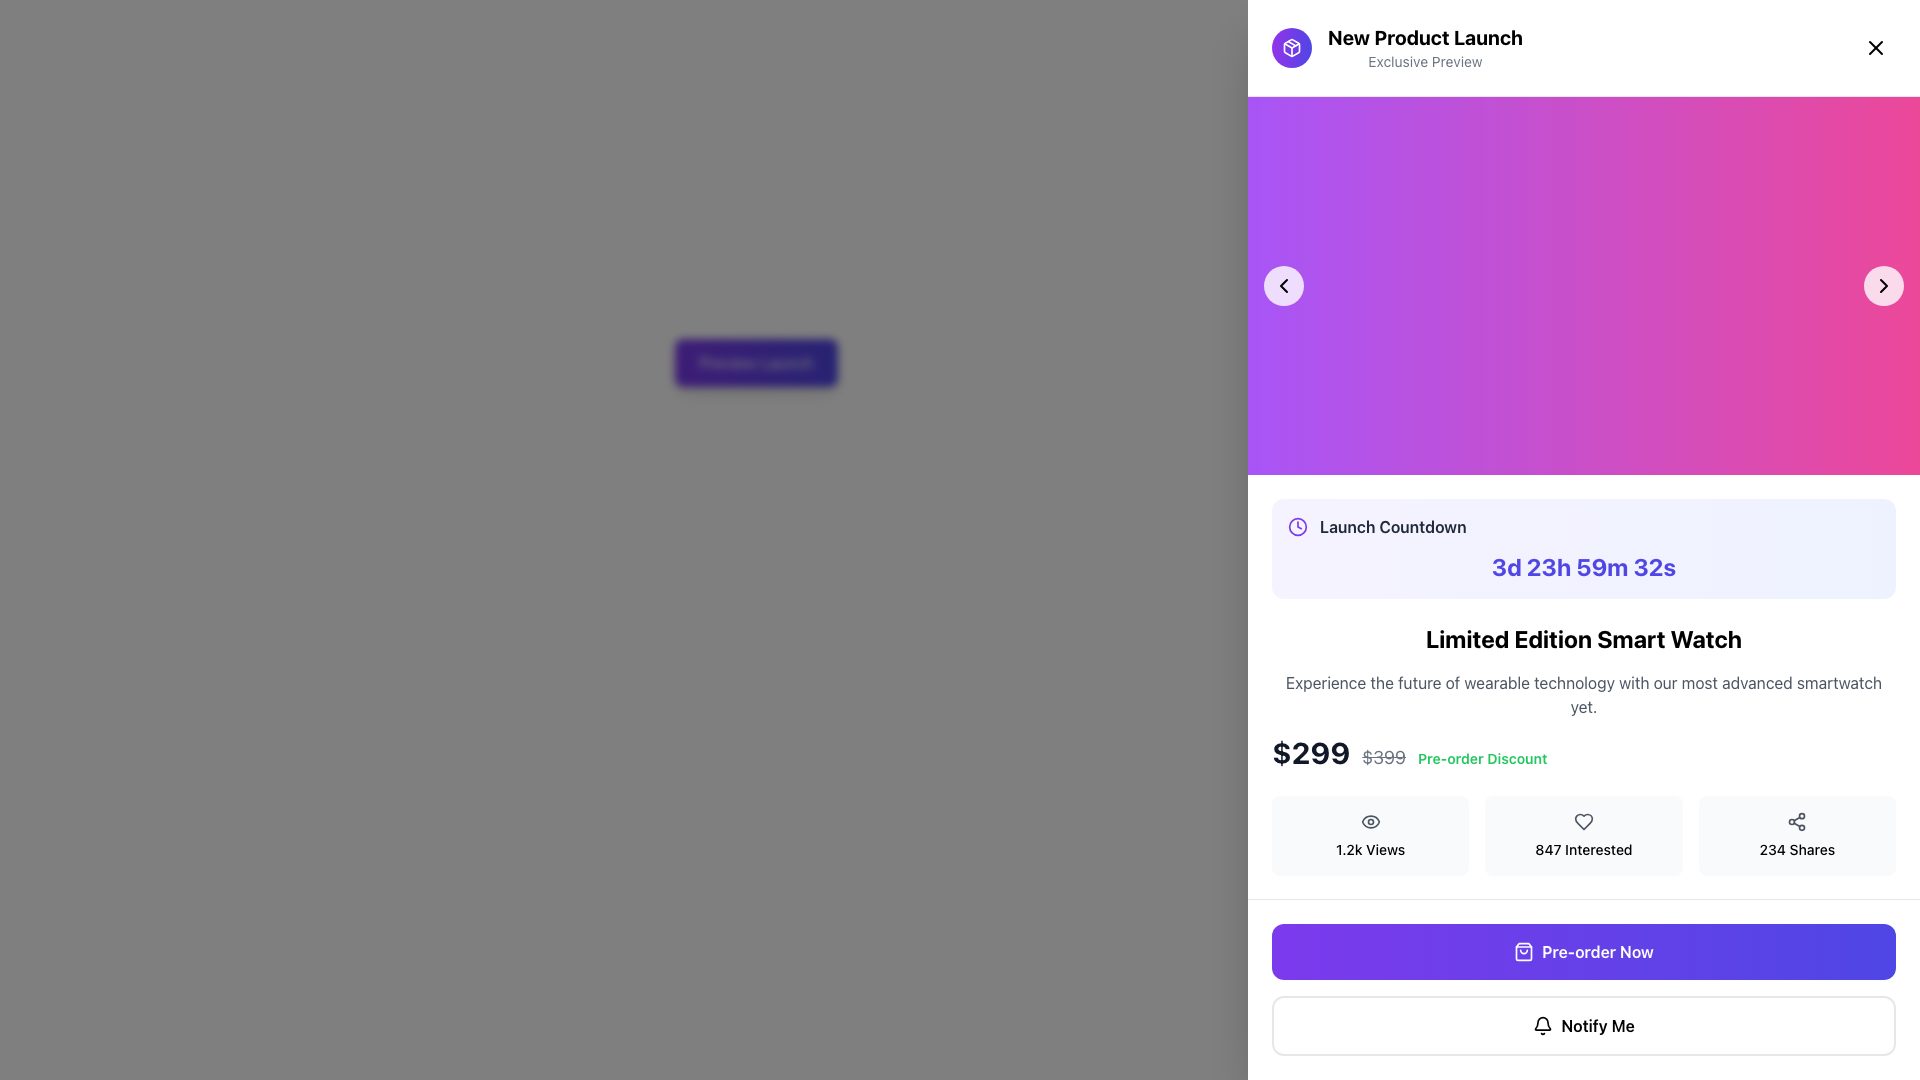 This screenshot has height=1080, width=1920. Describe the element at coordinates (1583, 951) in the screenshot. I see `the 'Pre-order Now' button` at that location.